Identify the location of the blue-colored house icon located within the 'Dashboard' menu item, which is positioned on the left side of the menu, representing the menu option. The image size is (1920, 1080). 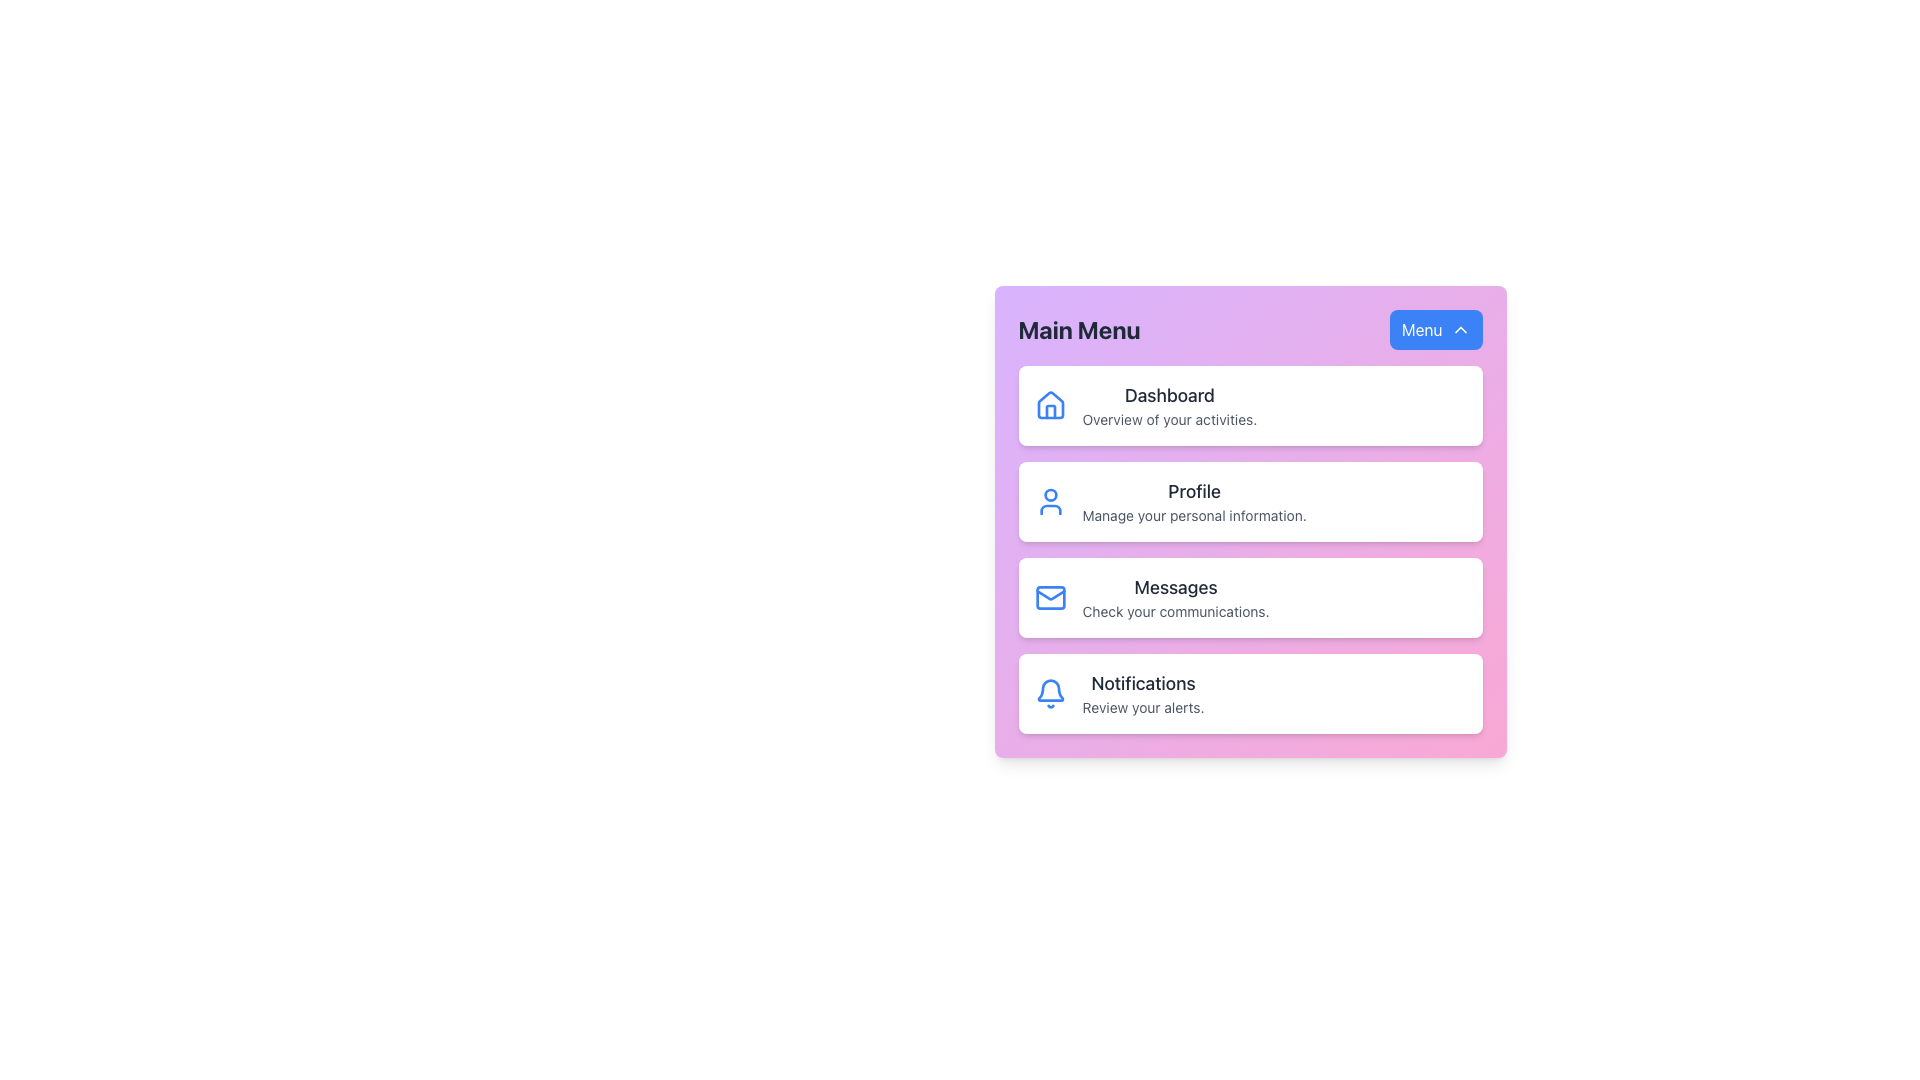
(1049, 405).